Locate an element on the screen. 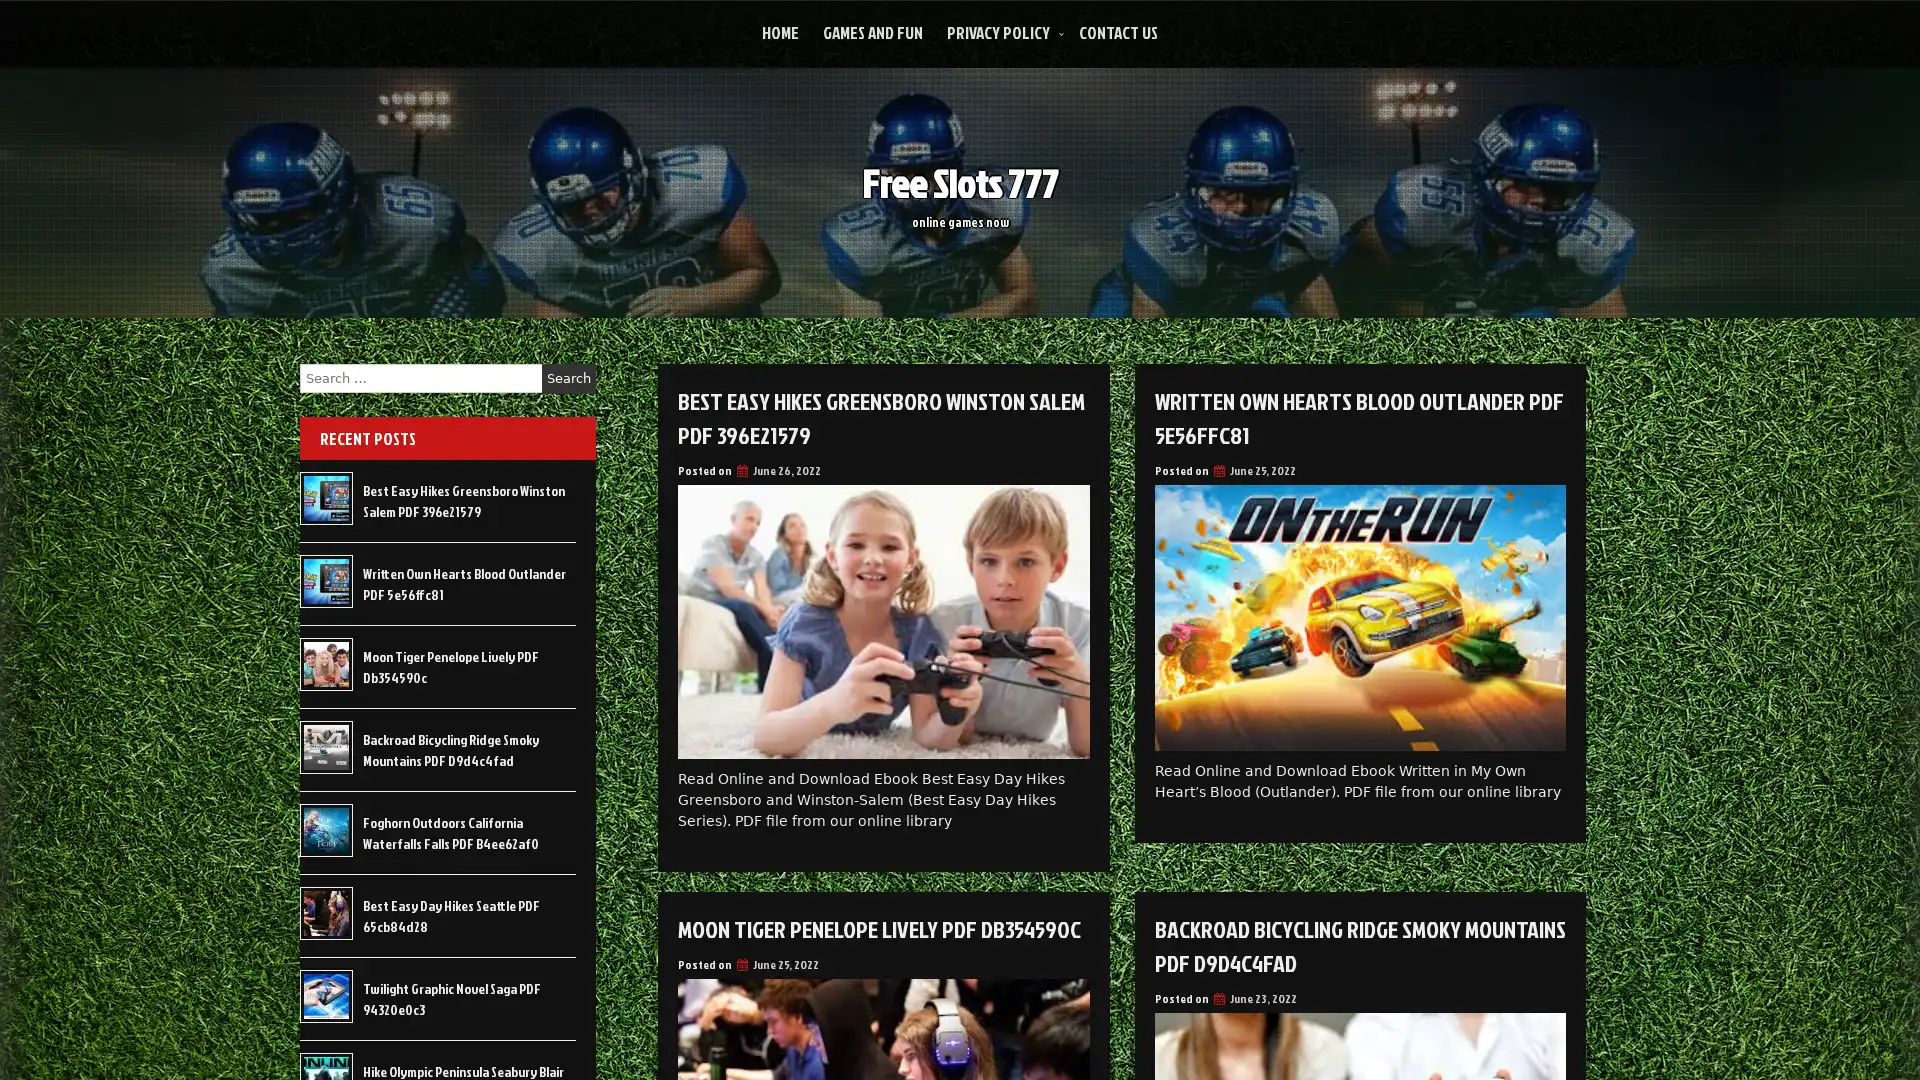 The height and width of the screenshot is (1080, 1920). Search is located at coordinates (568, 378).